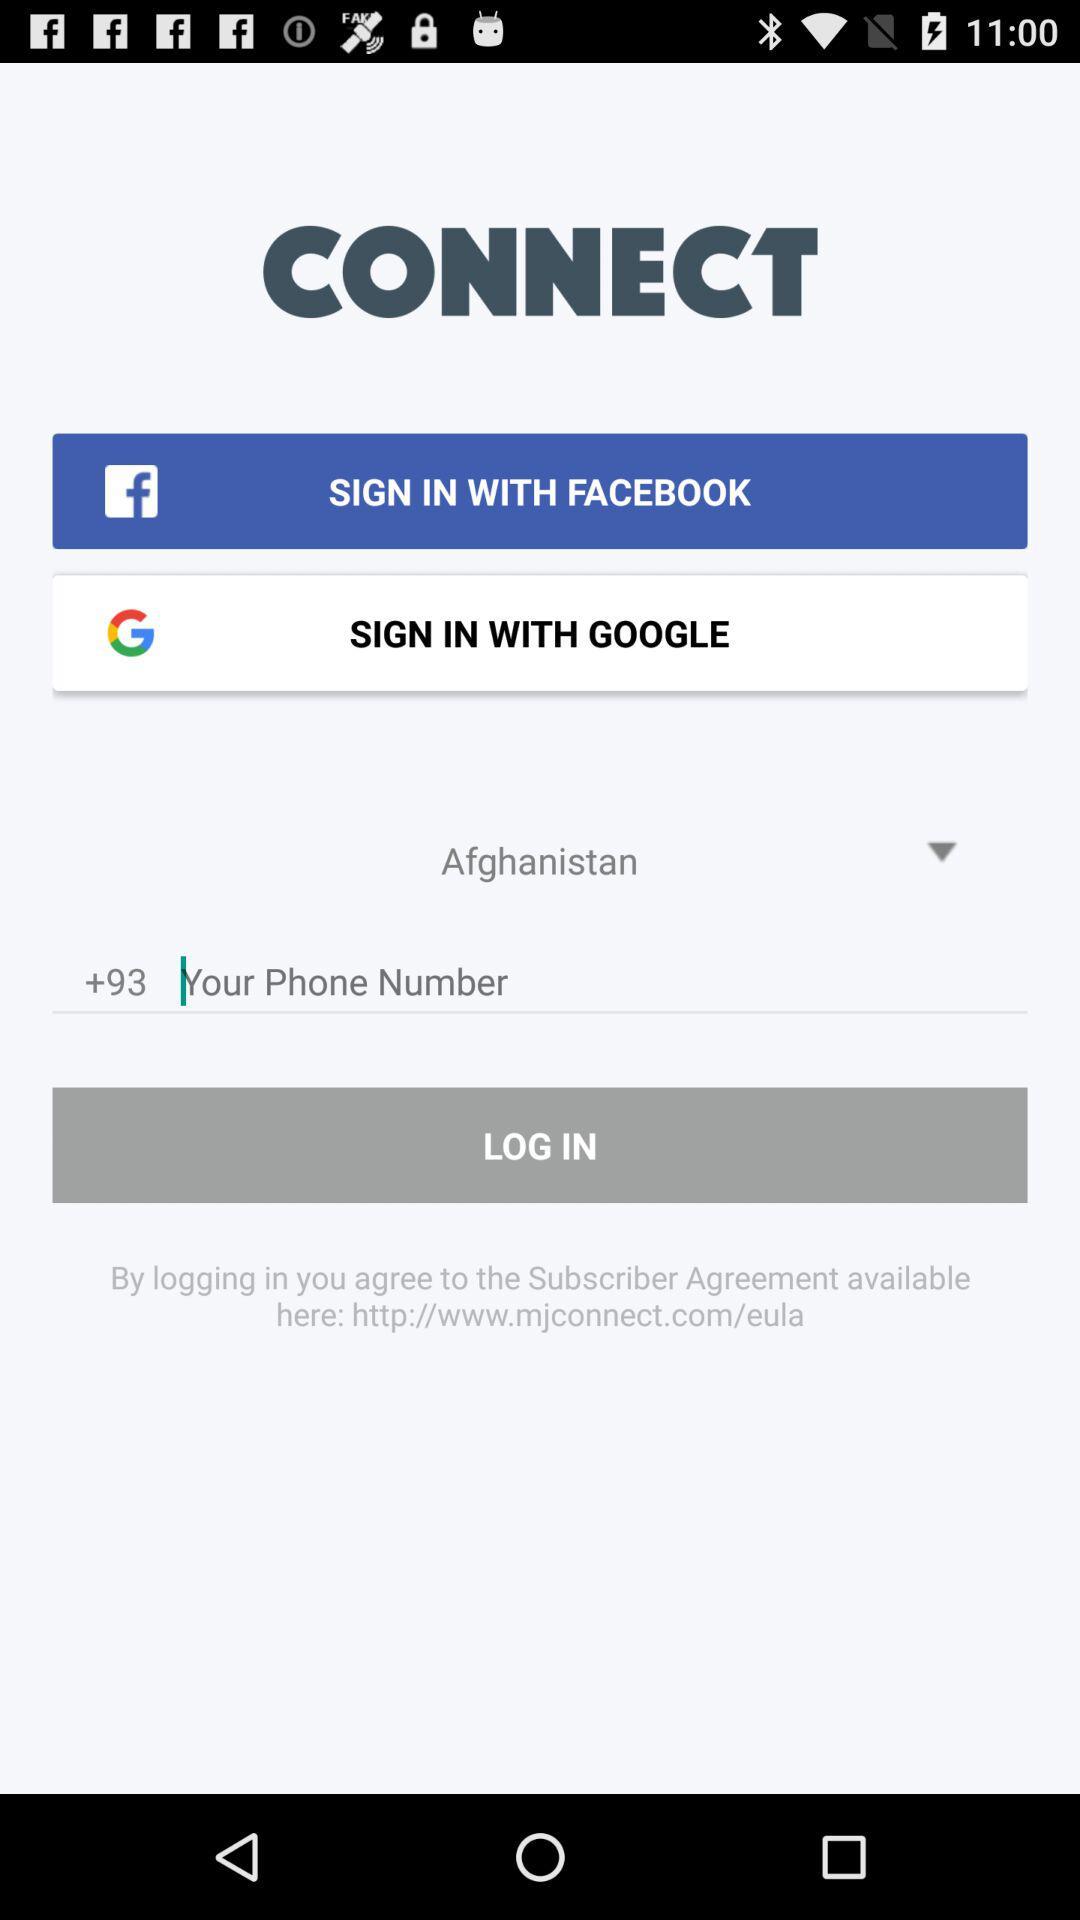 This screenshot has height=1920, width=1080. I want to click on log in, so click(540, 1145).